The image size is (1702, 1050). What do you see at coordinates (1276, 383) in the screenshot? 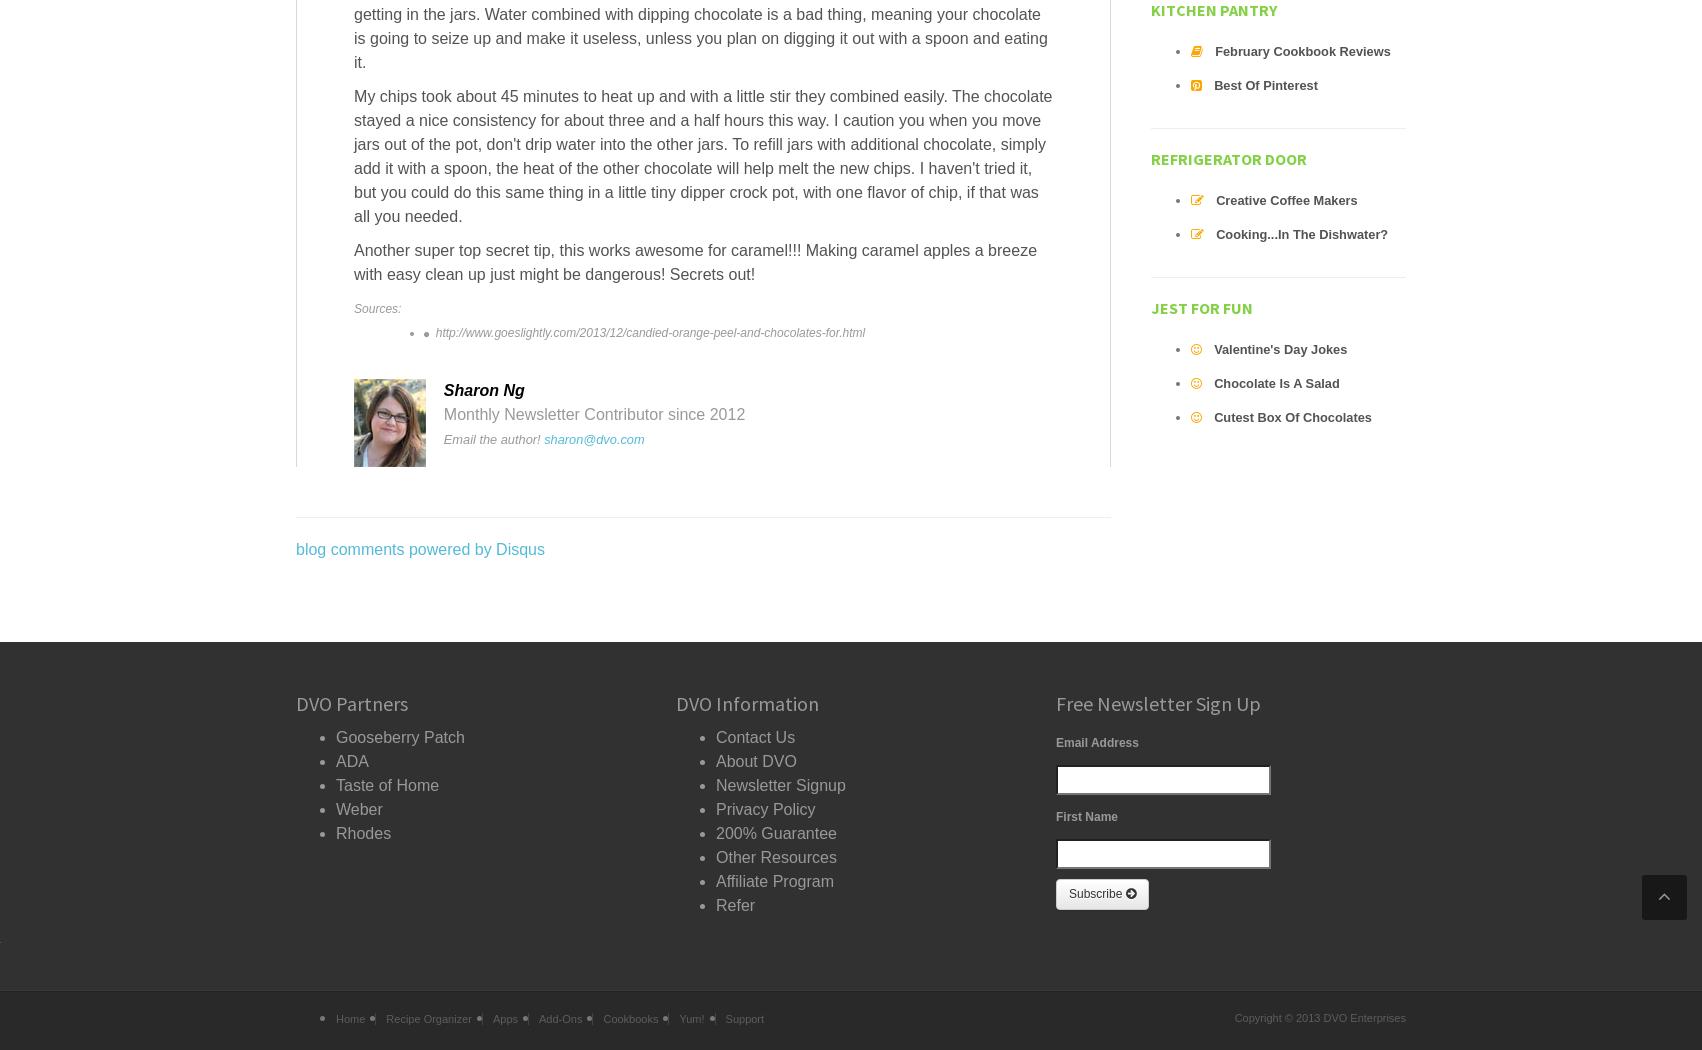
I see `'Chocolate Is A Salad'` at bounding box center [1276, 383].